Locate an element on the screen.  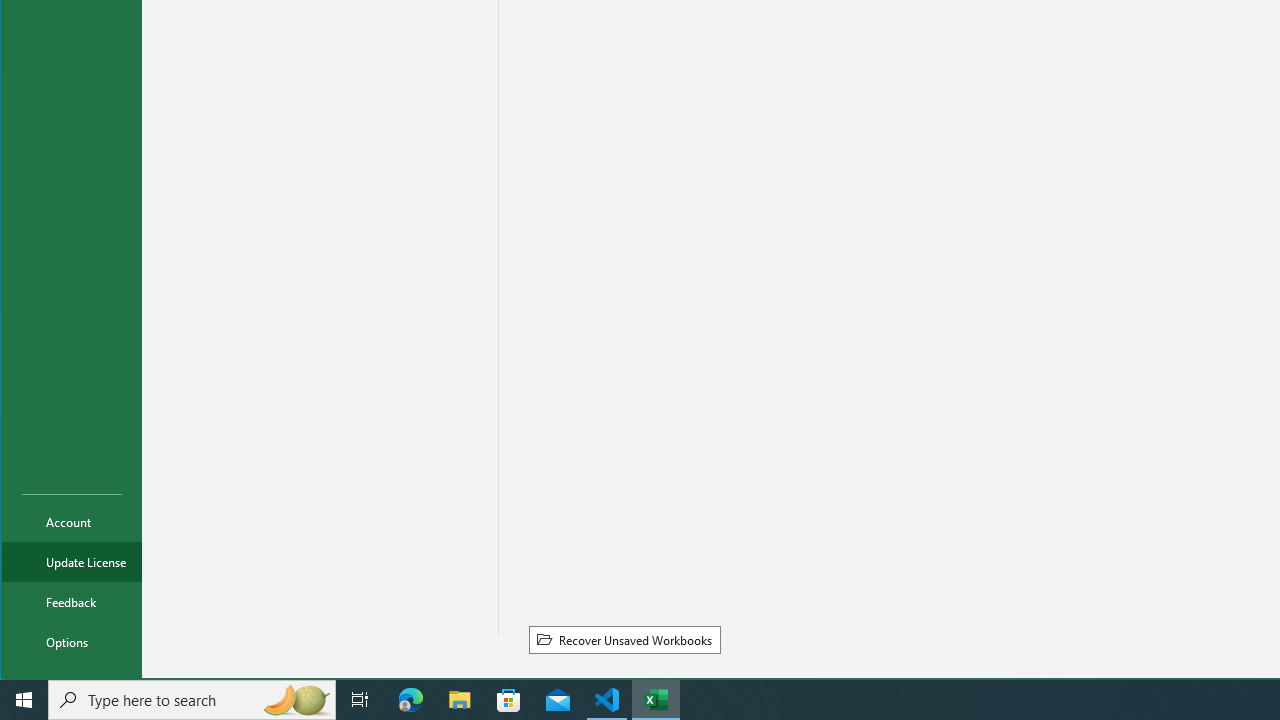
'Options' is located at coordinates (72, 641).